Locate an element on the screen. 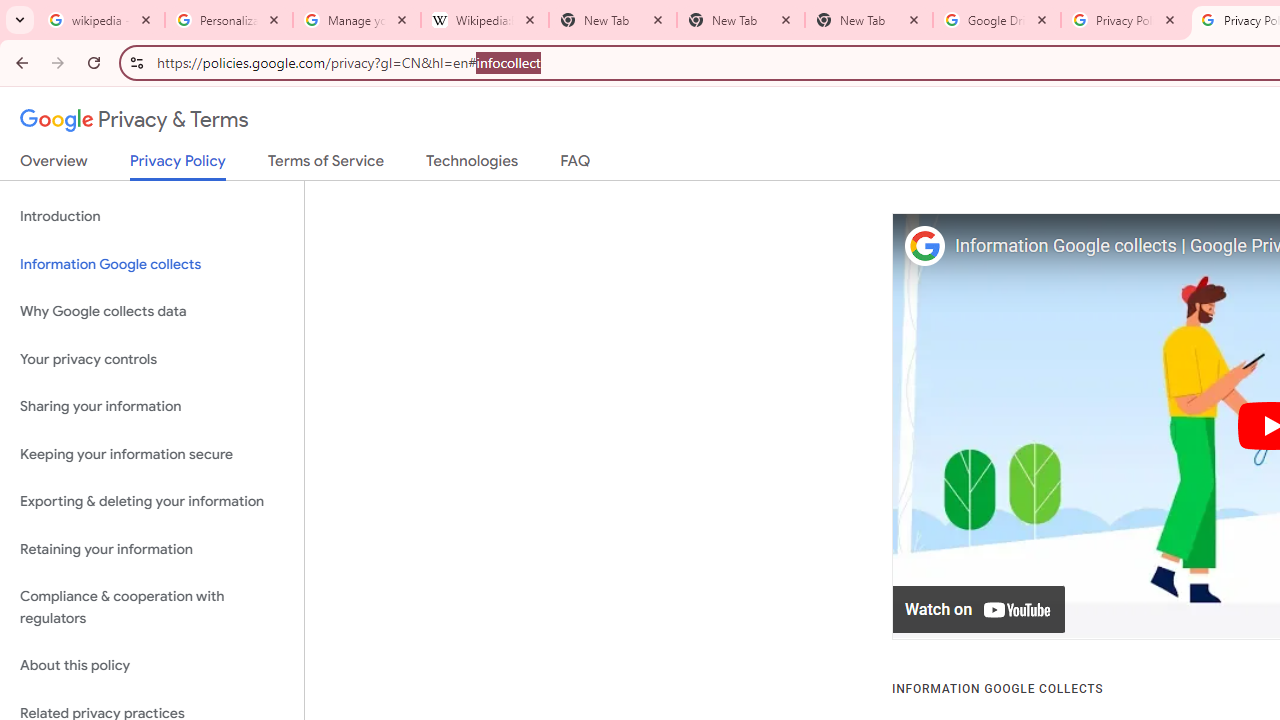  'Wikipedia:Edit requests - Wikipedia' is located at coordinates (485, 20).